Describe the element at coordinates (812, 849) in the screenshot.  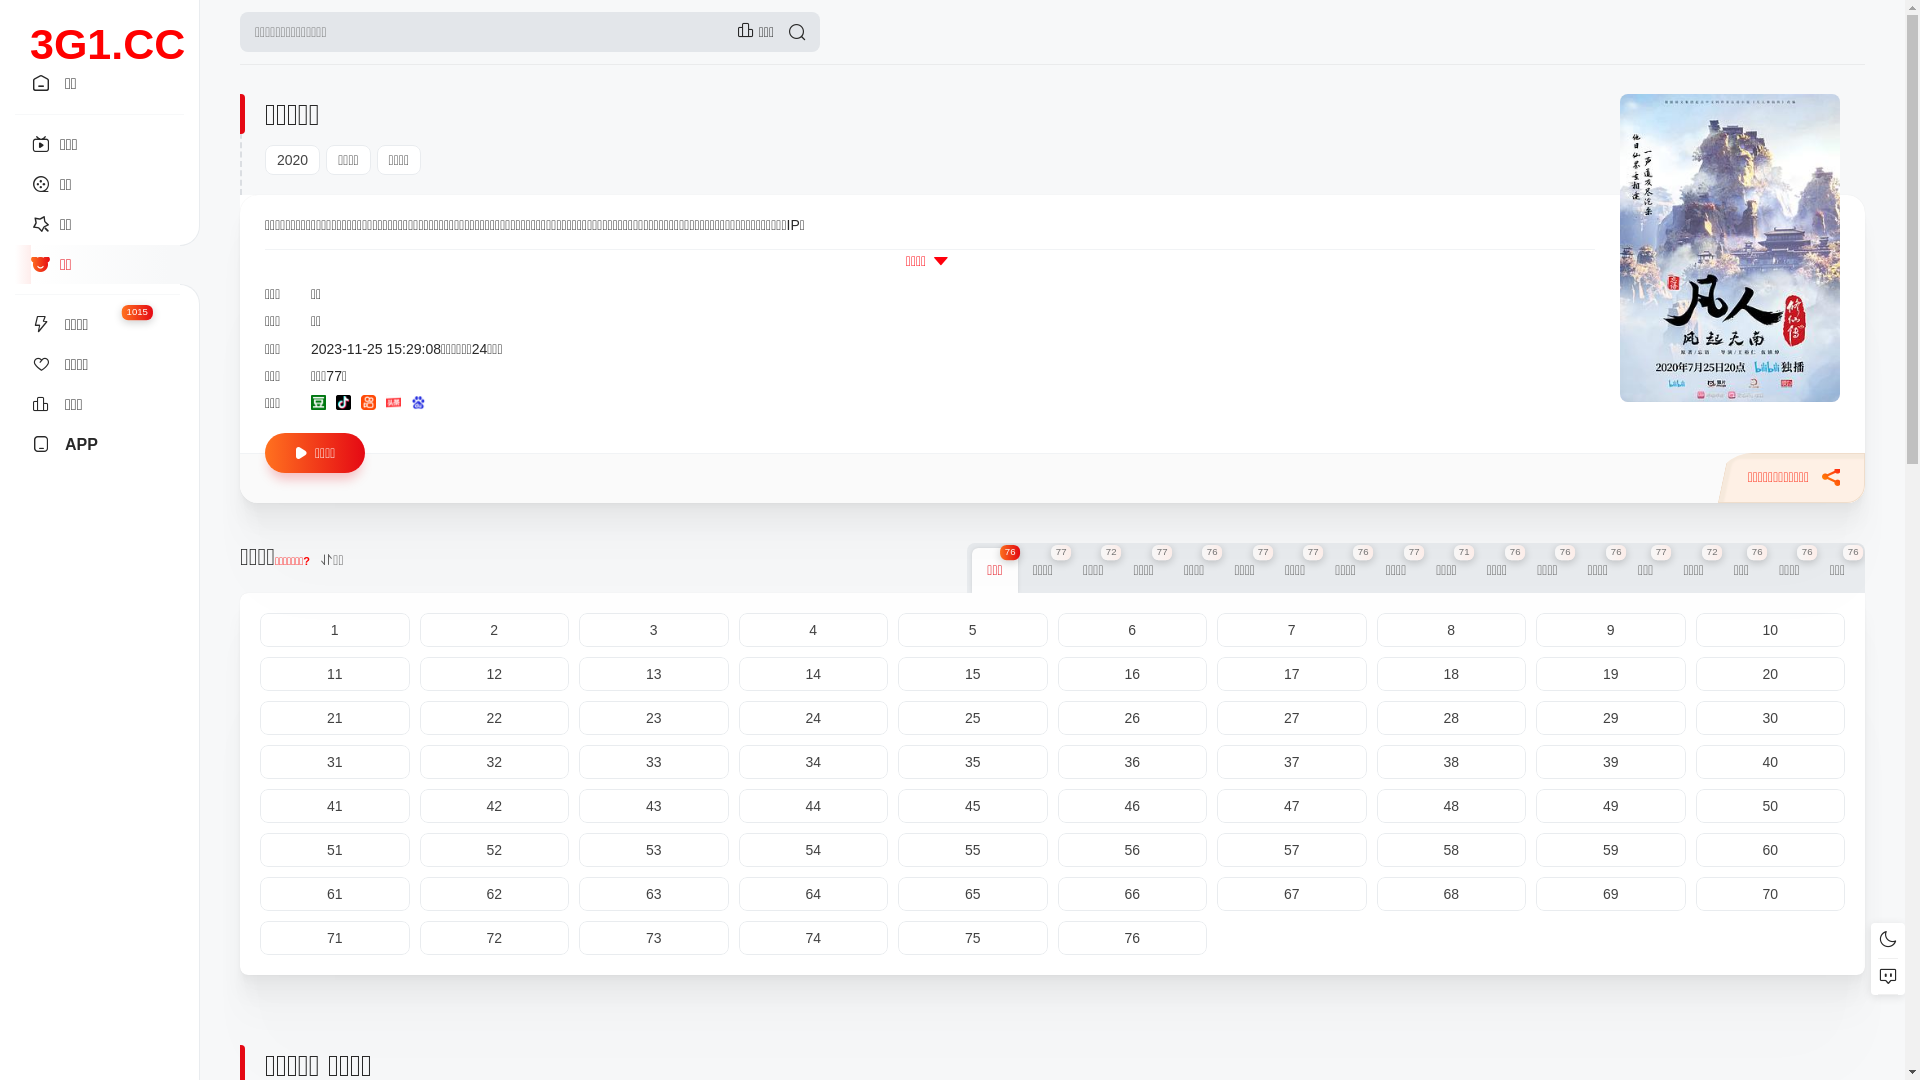
I see `'54'` at that location.